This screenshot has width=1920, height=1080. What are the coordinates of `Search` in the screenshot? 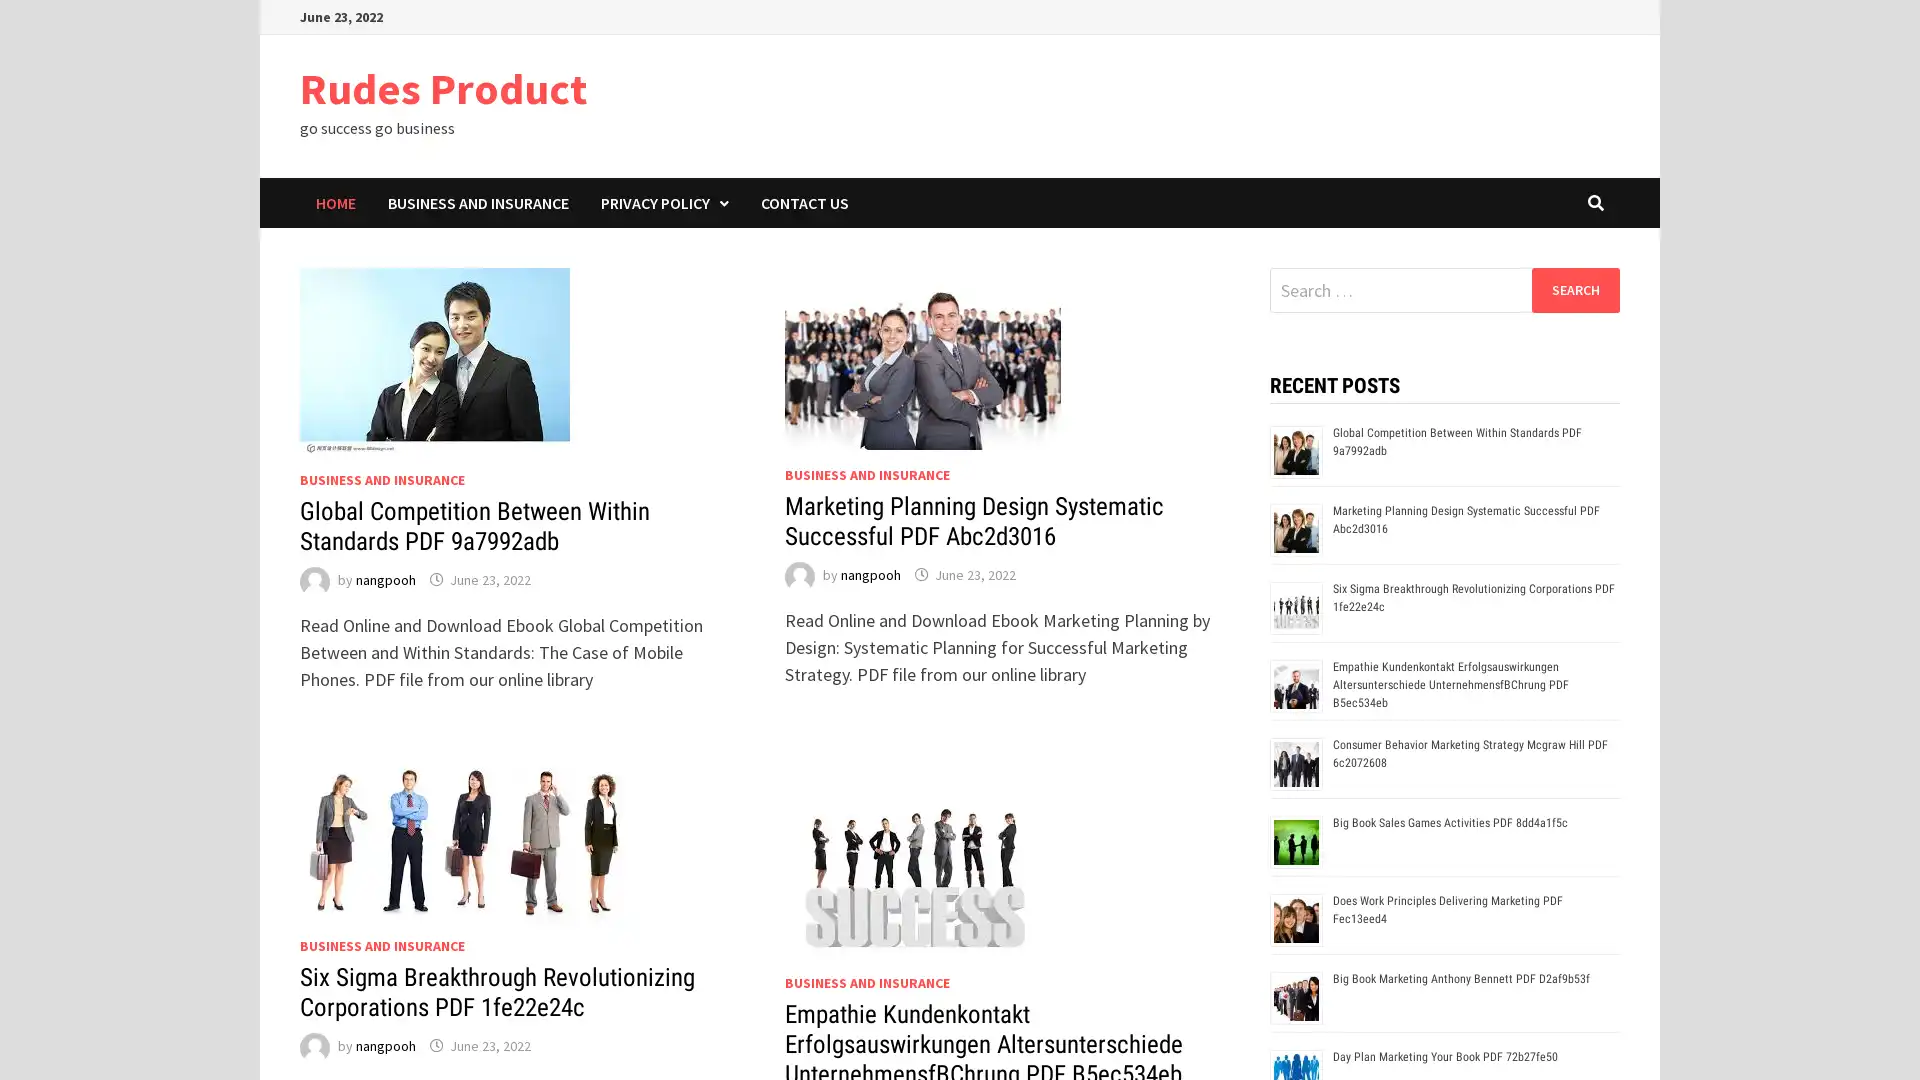 It's located at (1574, 289).